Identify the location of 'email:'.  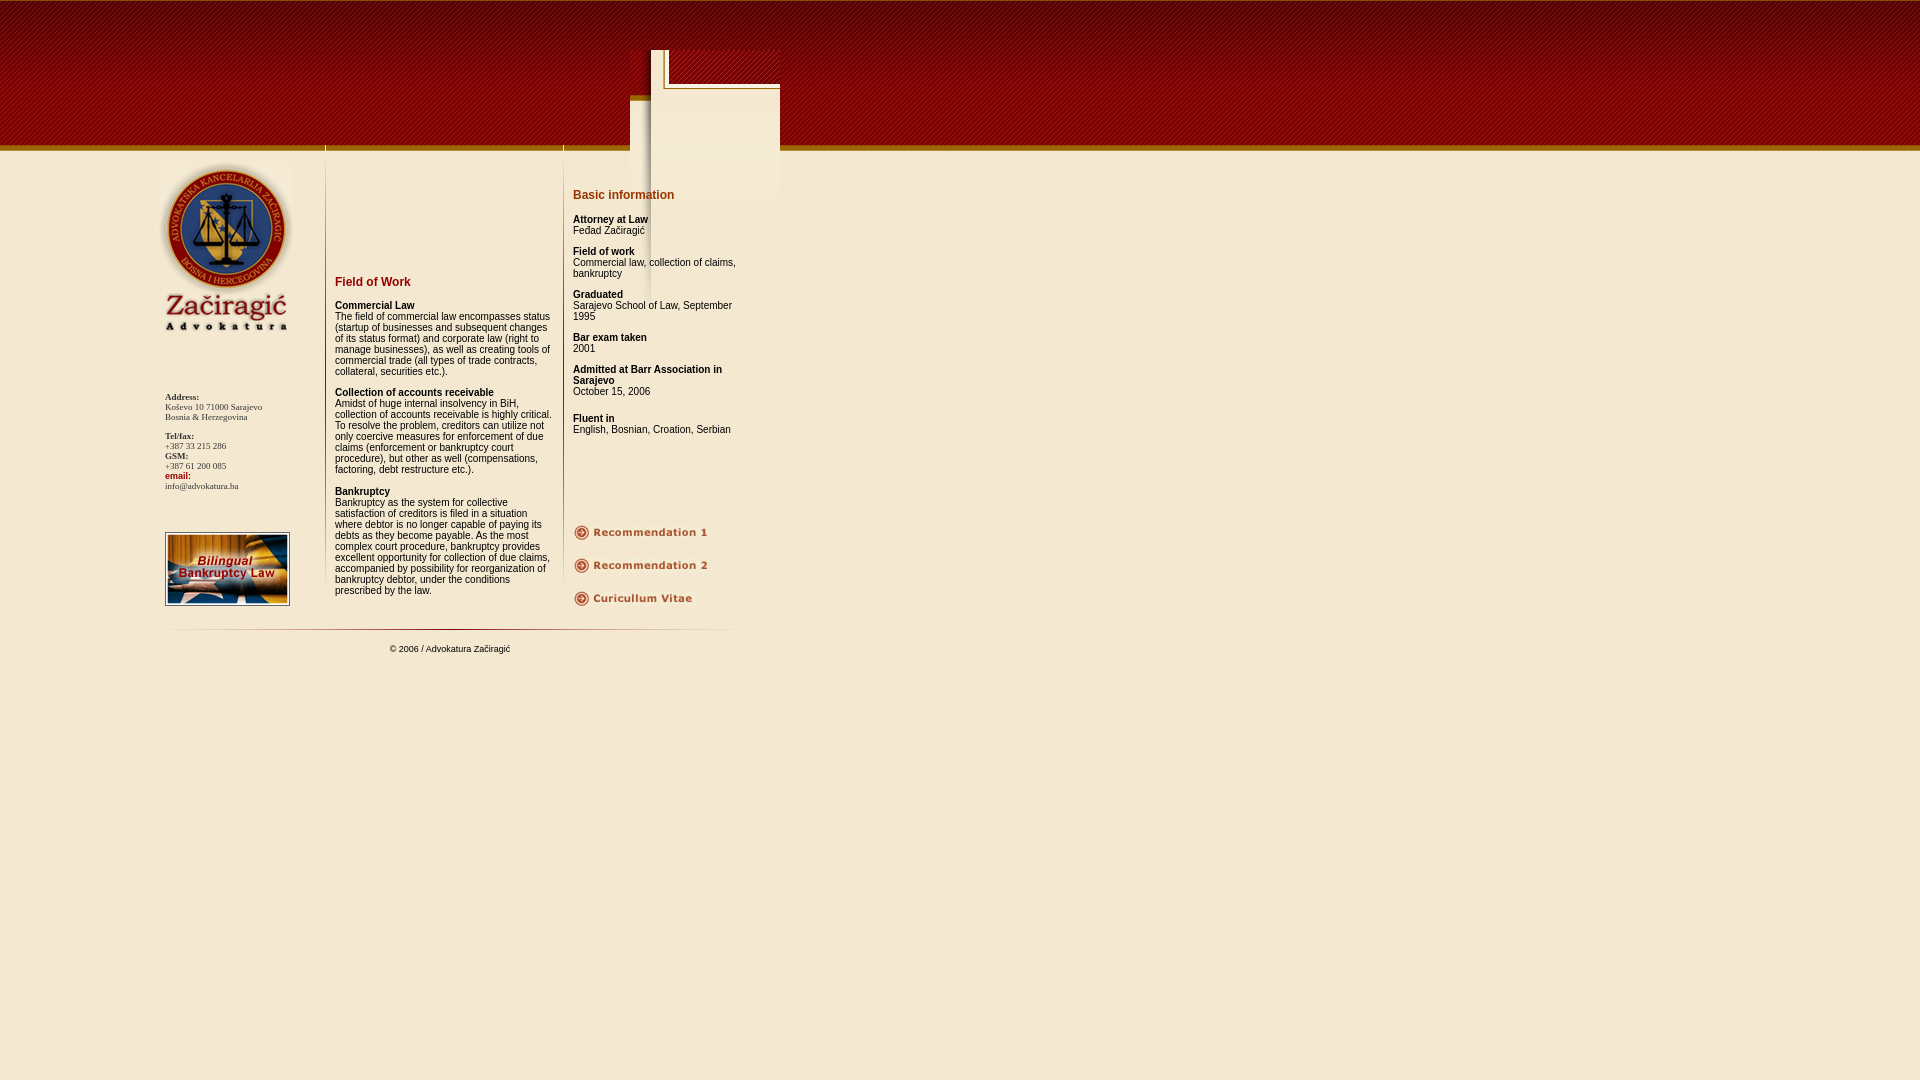
(177, 474).